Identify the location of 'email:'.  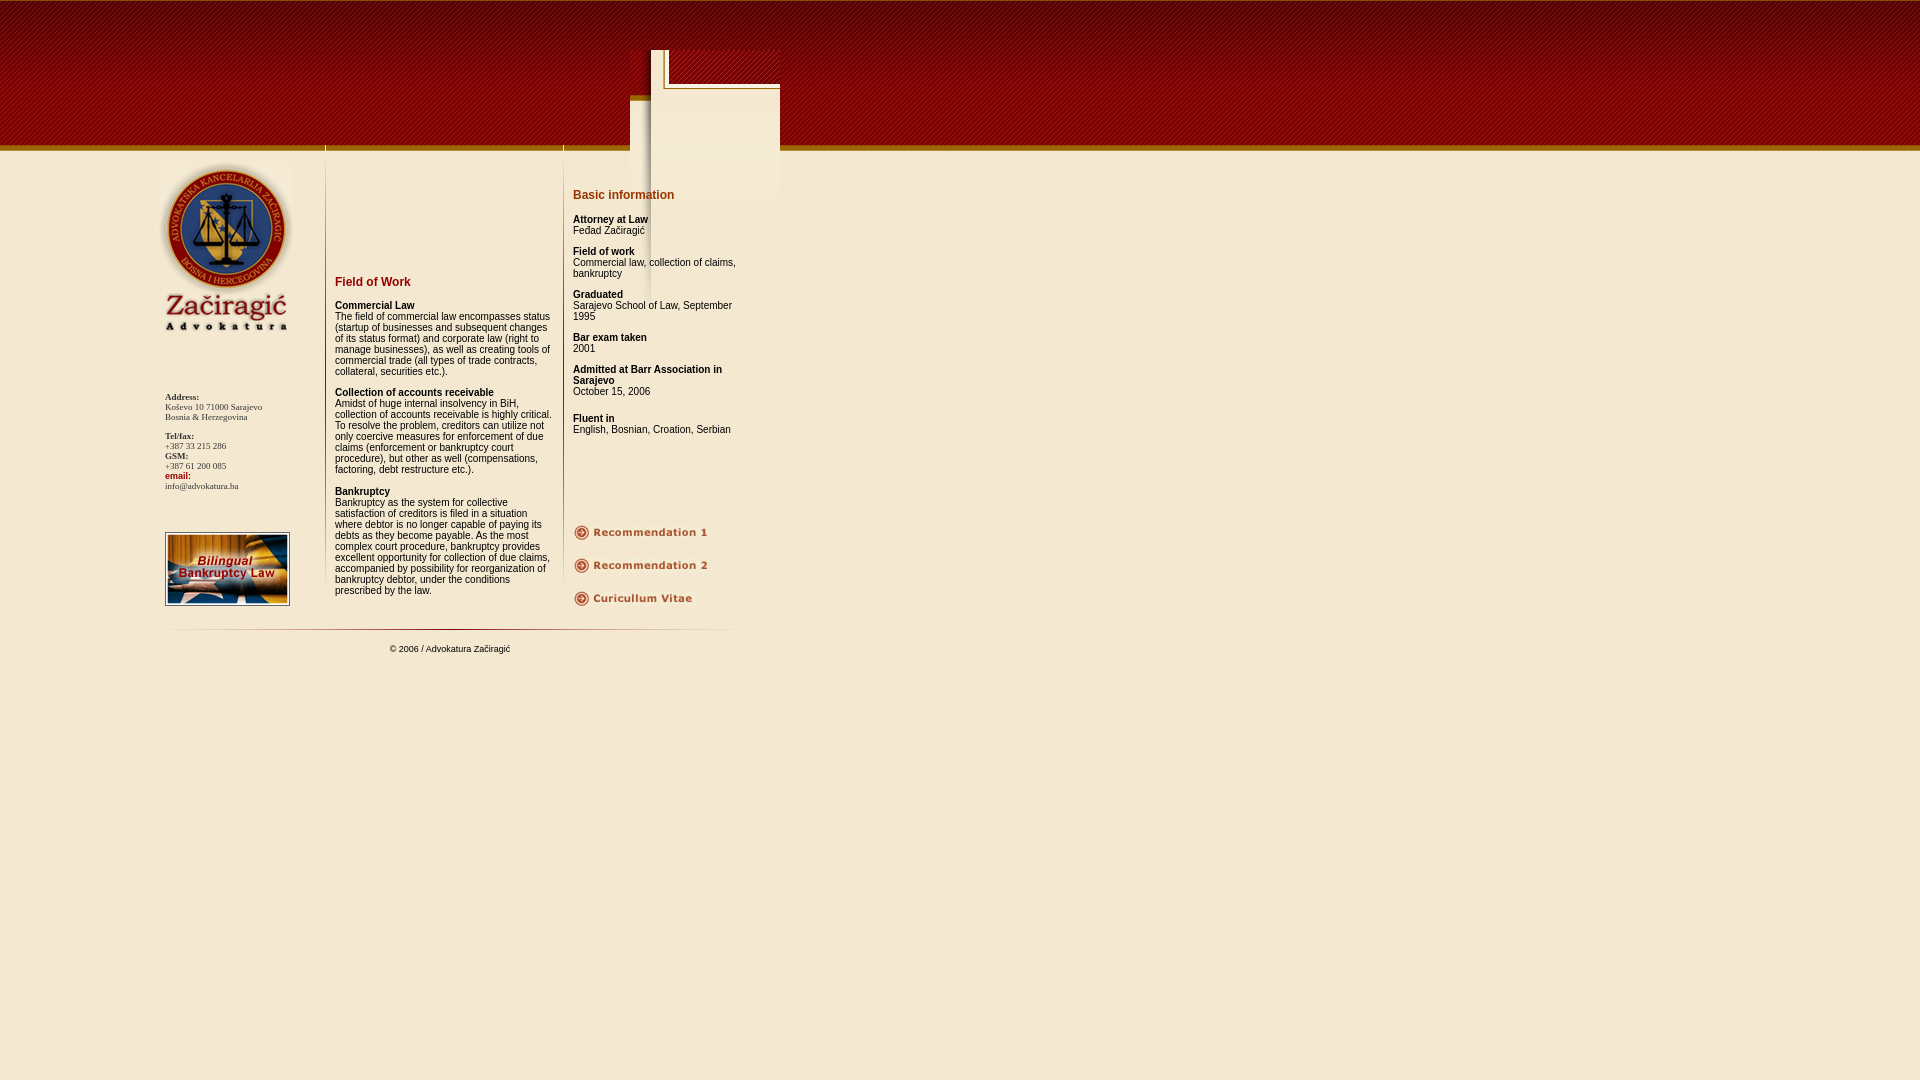
(177, 474).